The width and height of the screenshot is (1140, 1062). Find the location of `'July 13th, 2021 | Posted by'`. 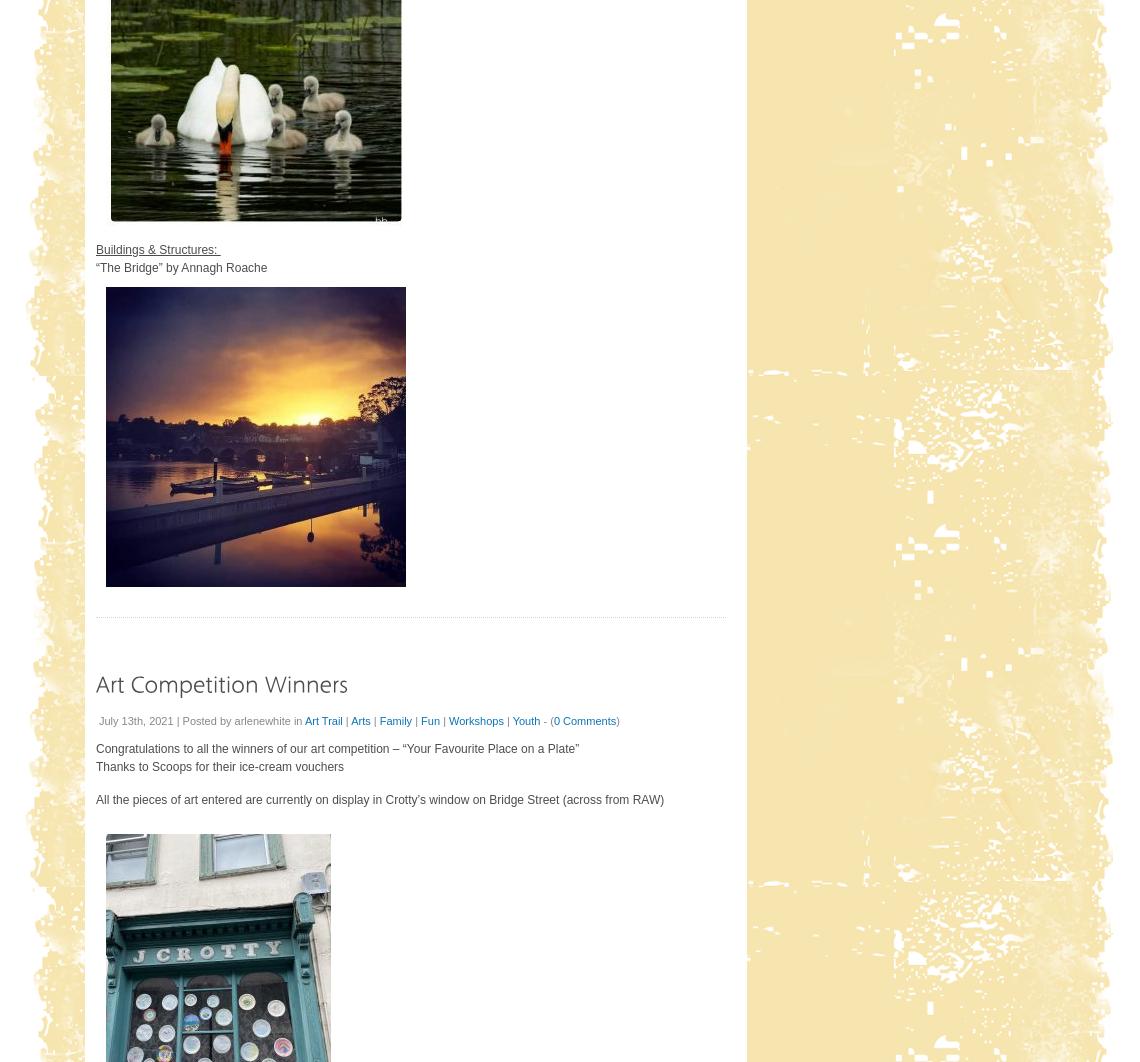

'July 13th, 2021 | Posted by' is located at coordinates (166, 720).